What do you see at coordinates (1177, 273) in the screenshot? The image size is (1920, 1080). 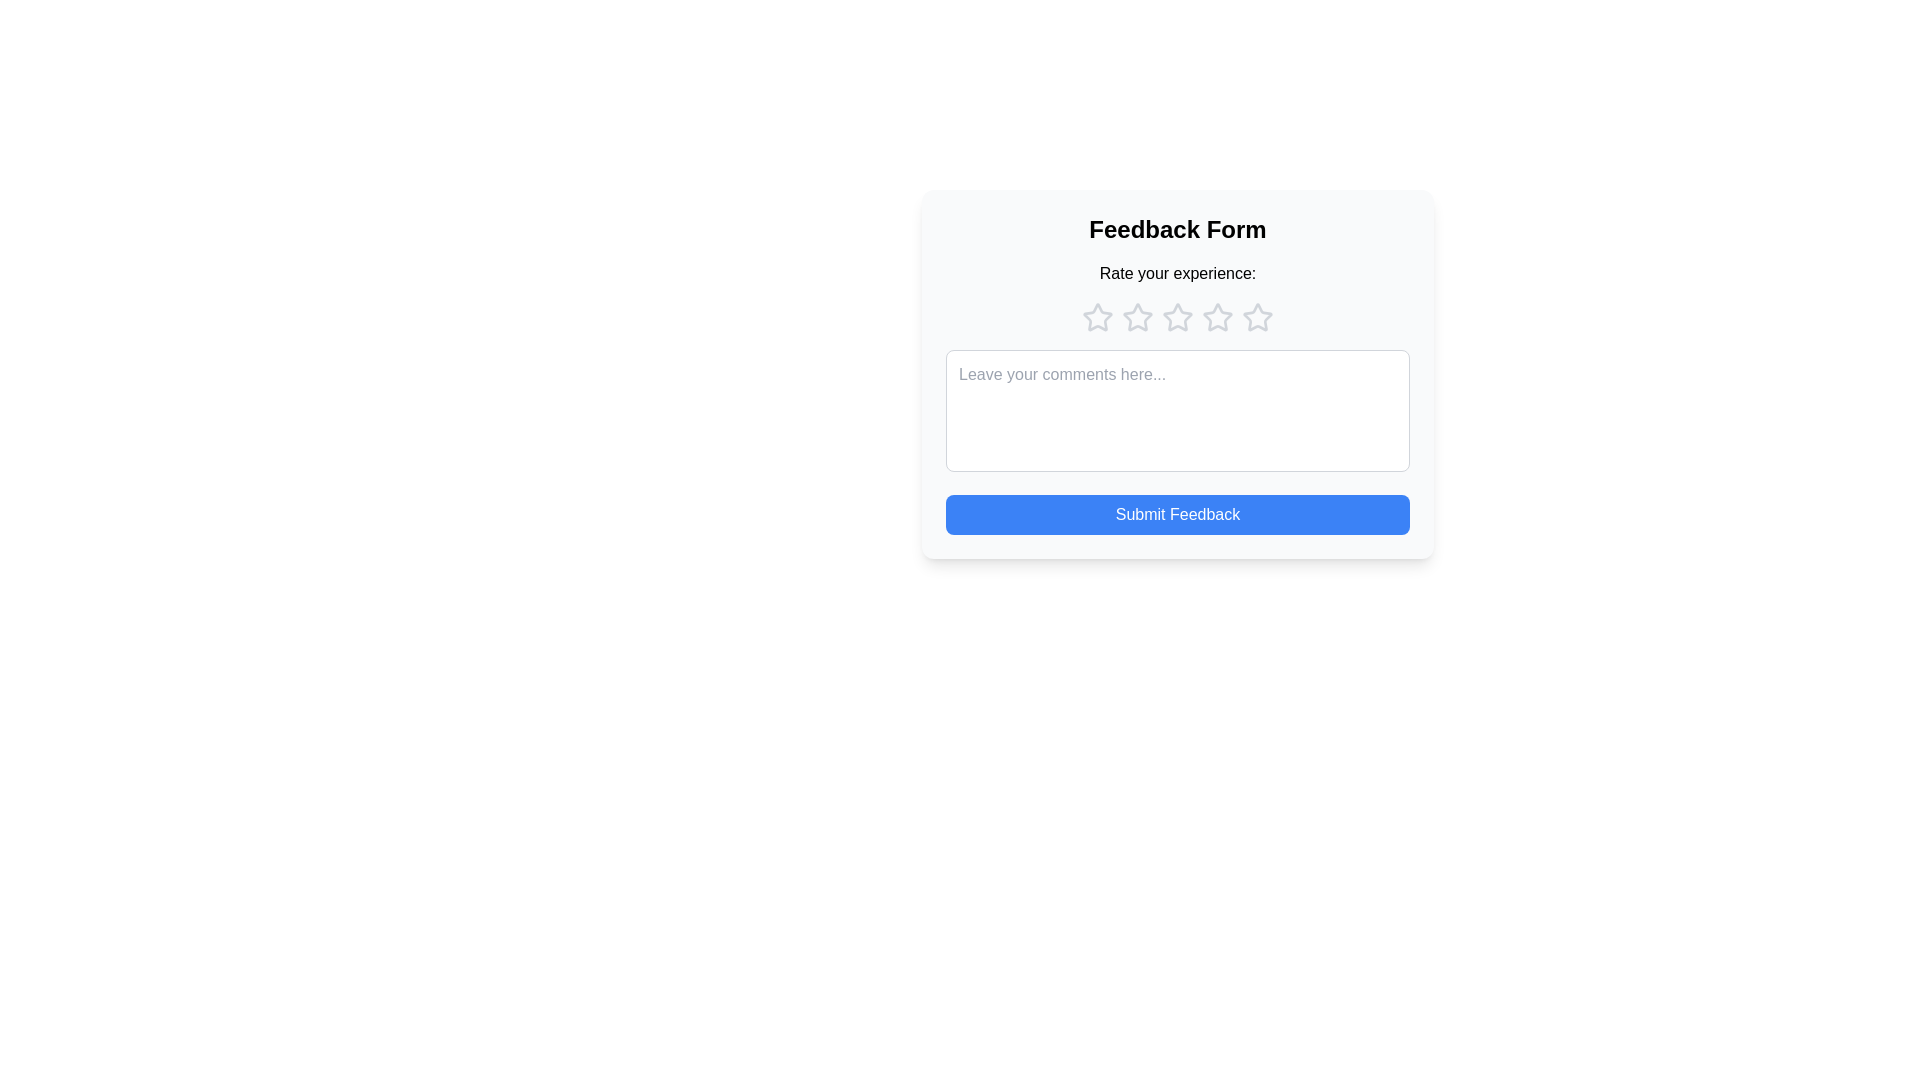 I see `text from the Label that states 'Rate your experience:' which is positioned below the title 'Feedback Form'` at bounding box center [1177, 273].